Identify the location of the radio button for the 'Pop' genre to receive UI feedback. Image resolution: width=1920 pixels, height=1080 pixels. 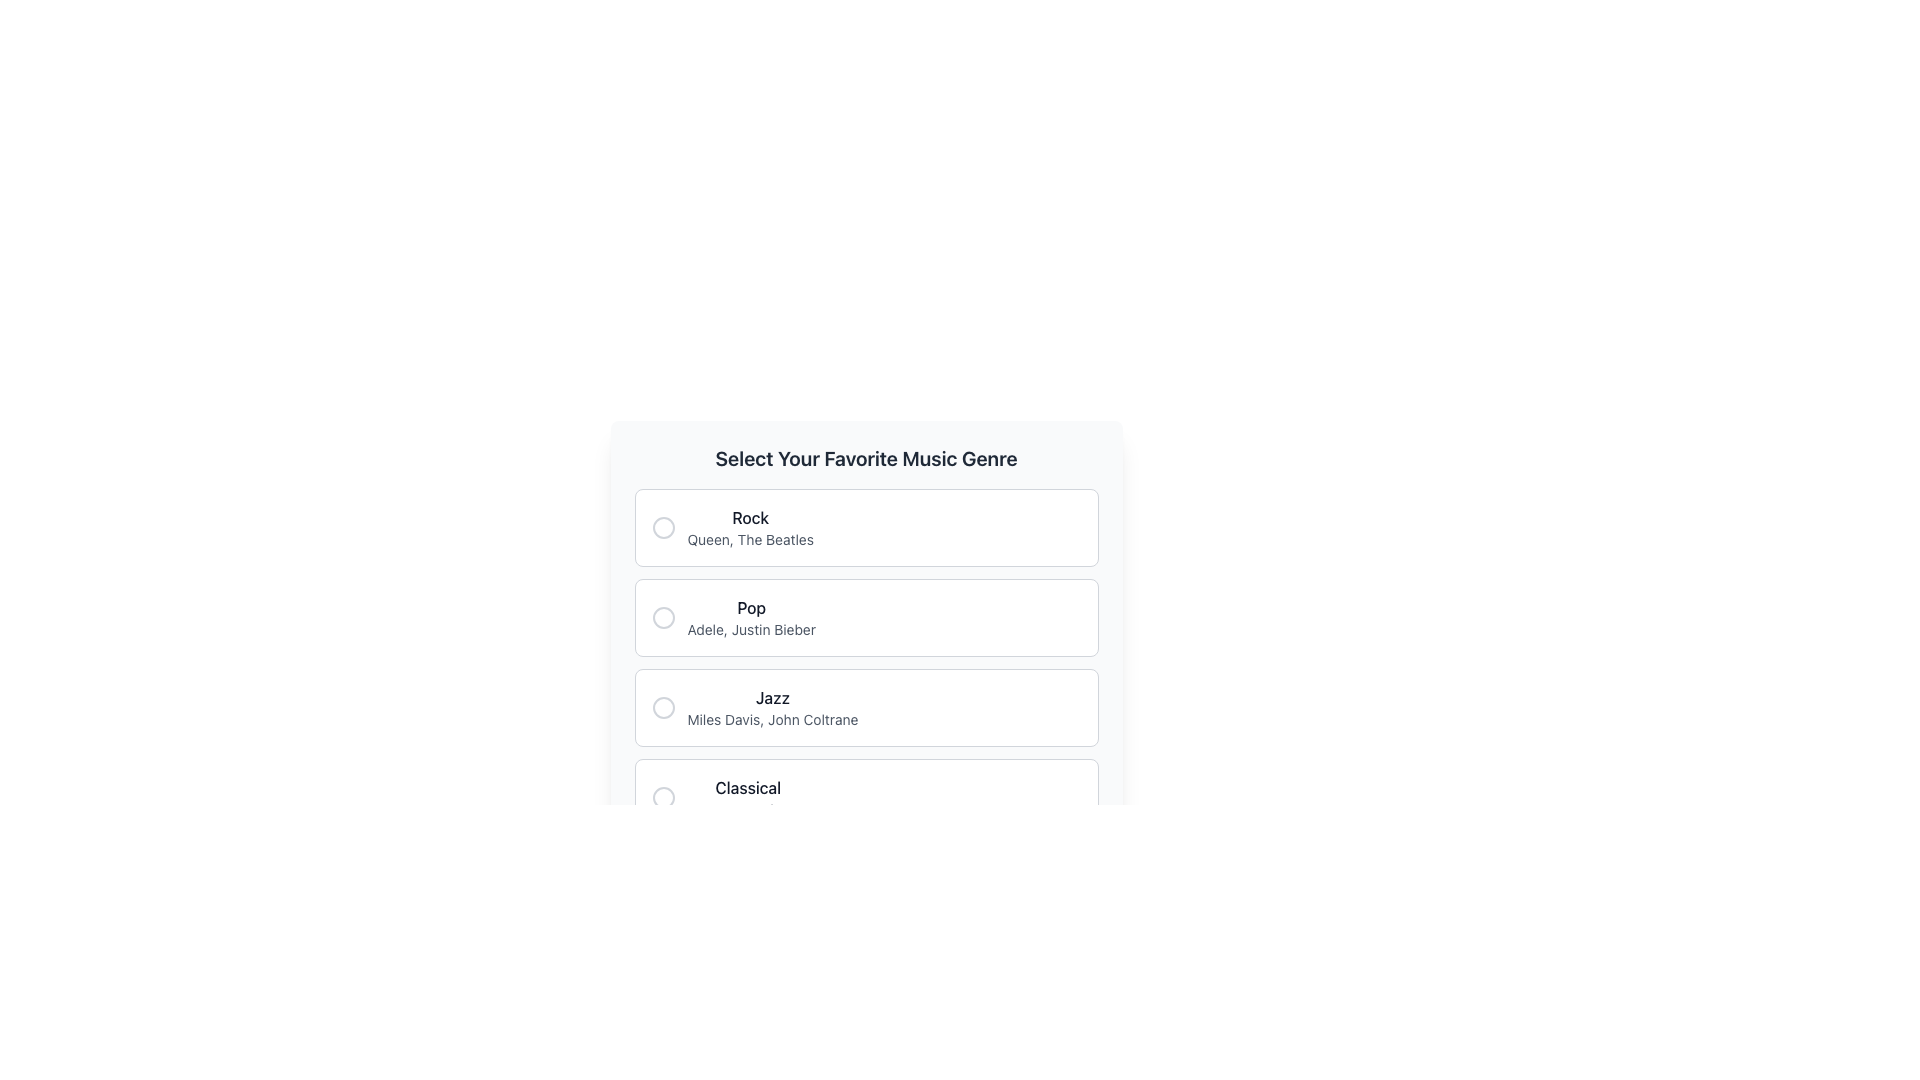
(663, 616).